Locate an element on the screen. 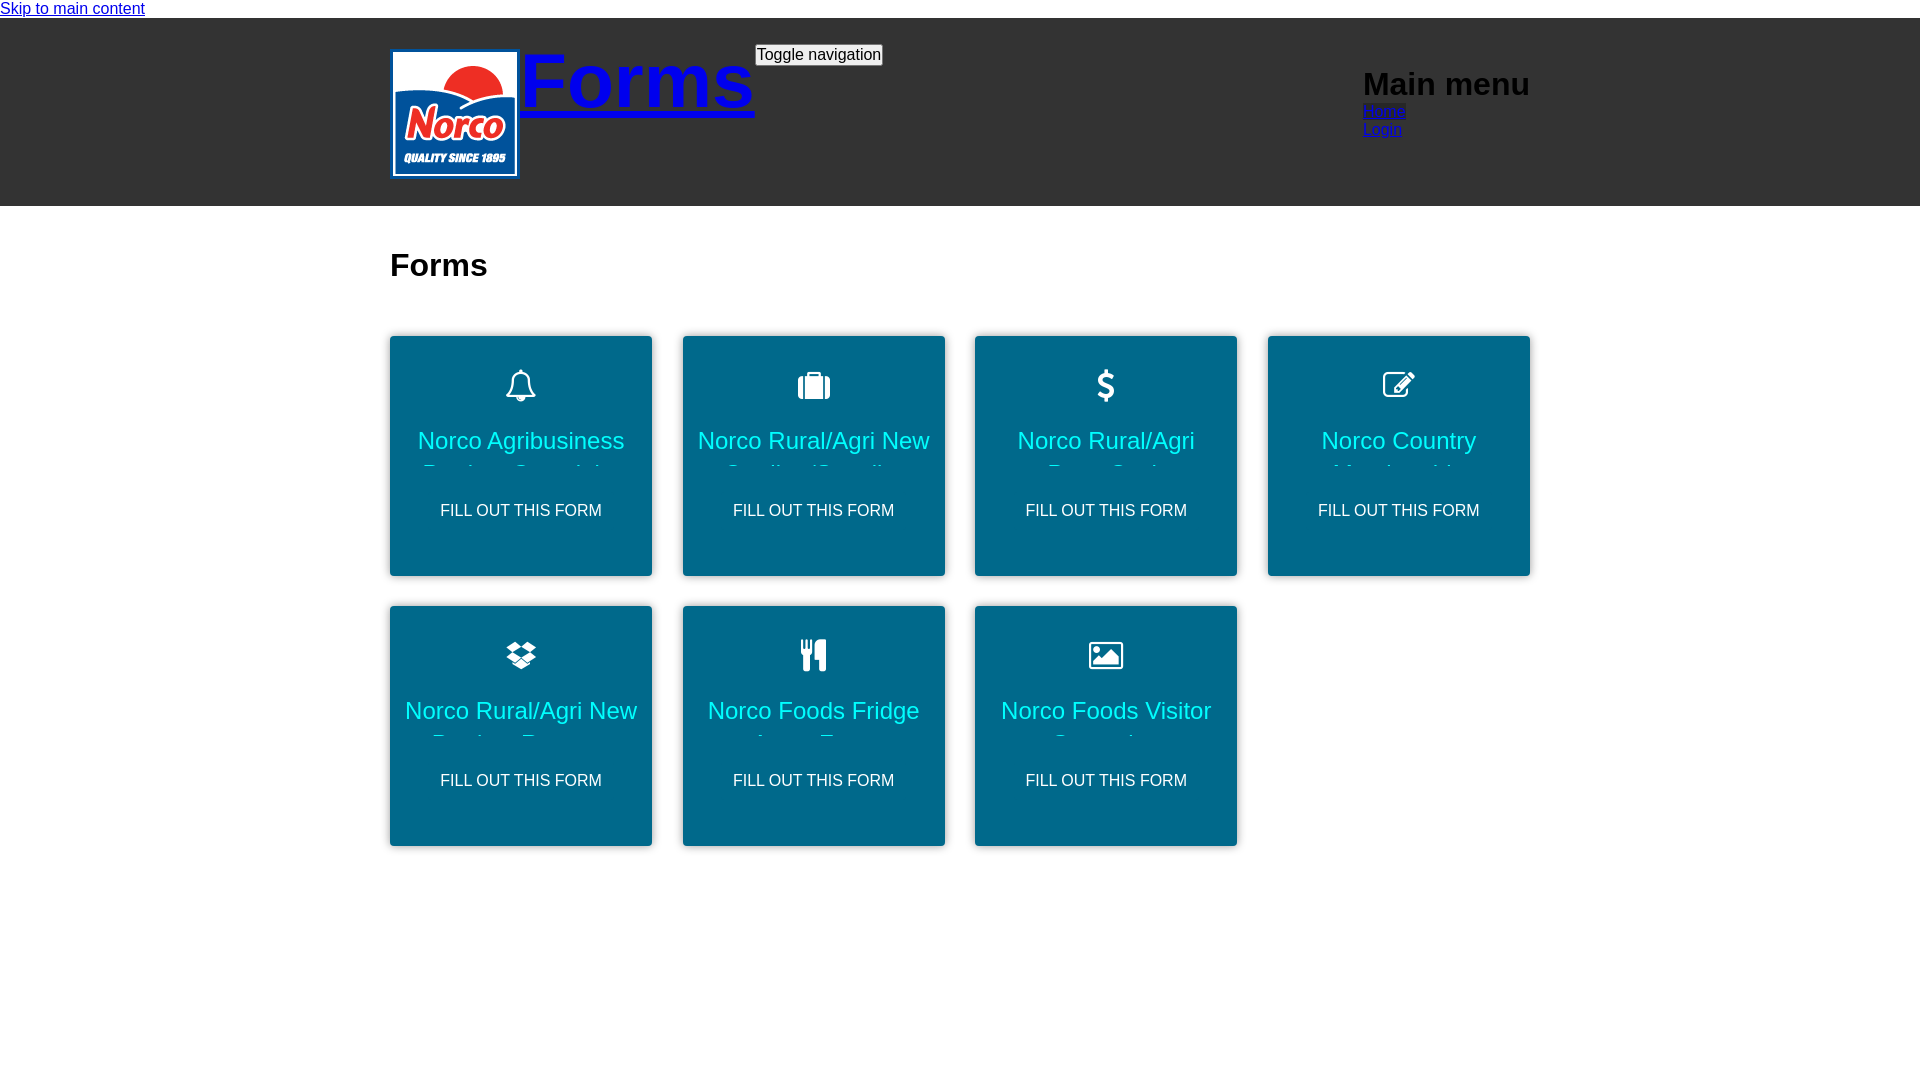 This screenshot has width=1920, height=1080. 'FILL OUT THIS FORM' is located at coordinates (814, 779).